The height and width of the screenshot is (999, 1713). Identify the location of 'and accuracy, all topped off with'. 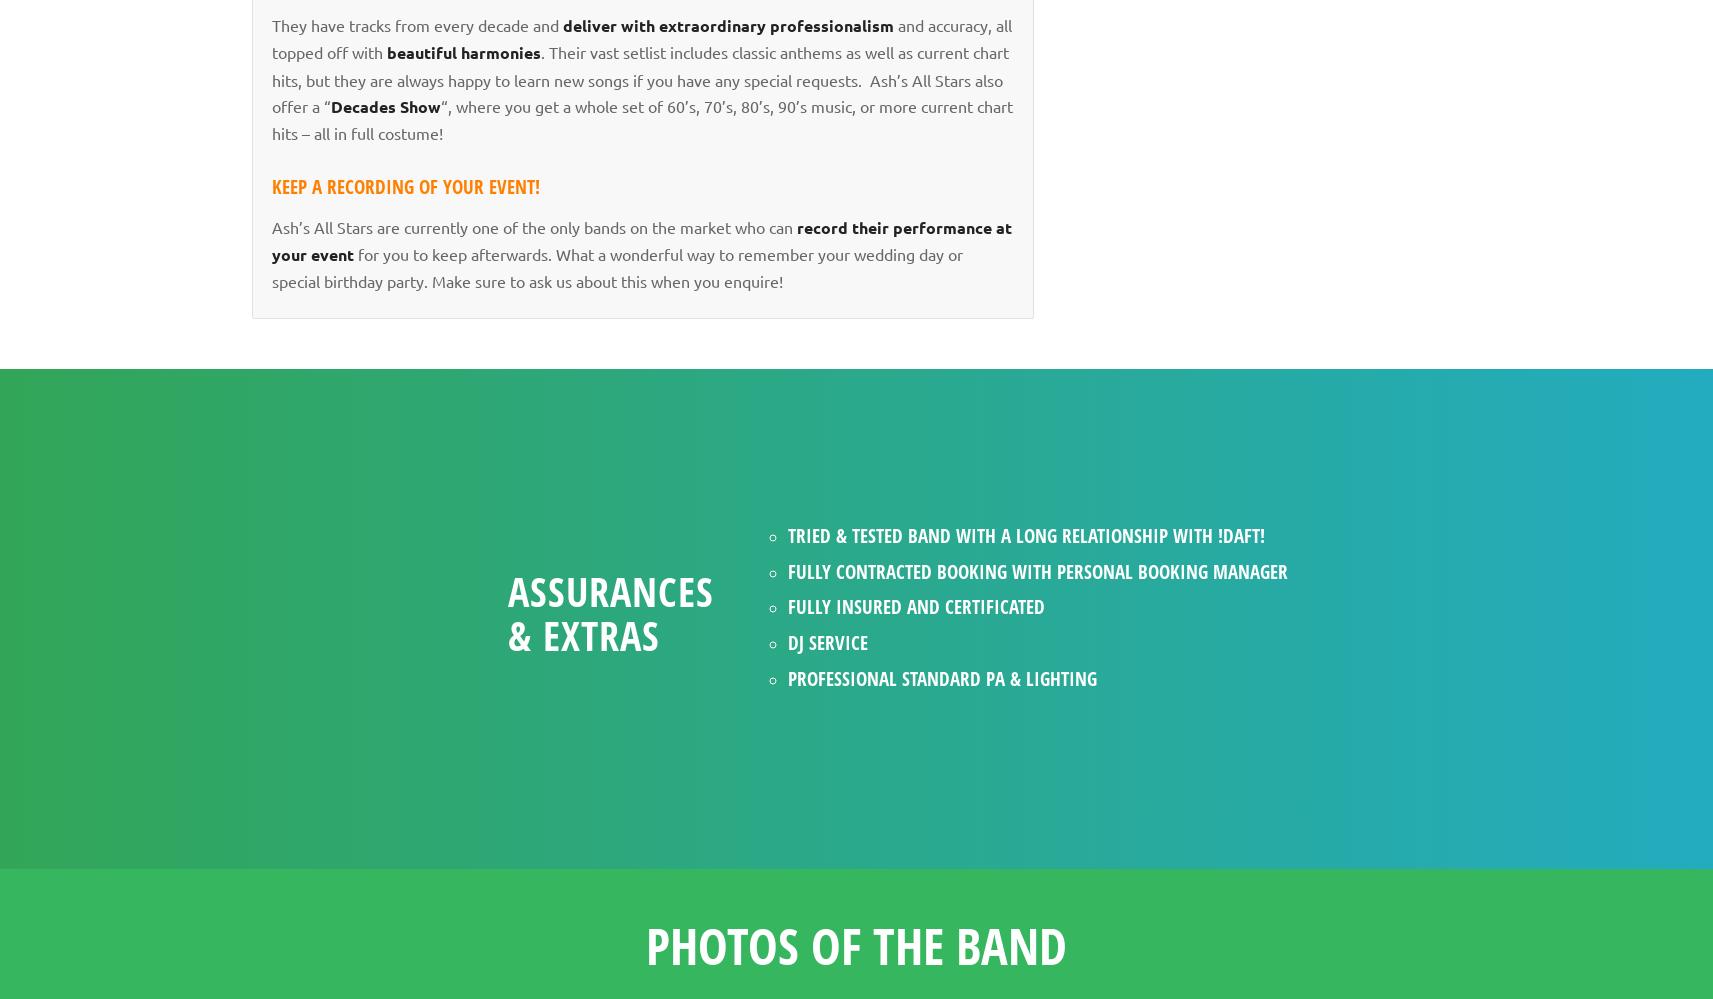
(641, 37).